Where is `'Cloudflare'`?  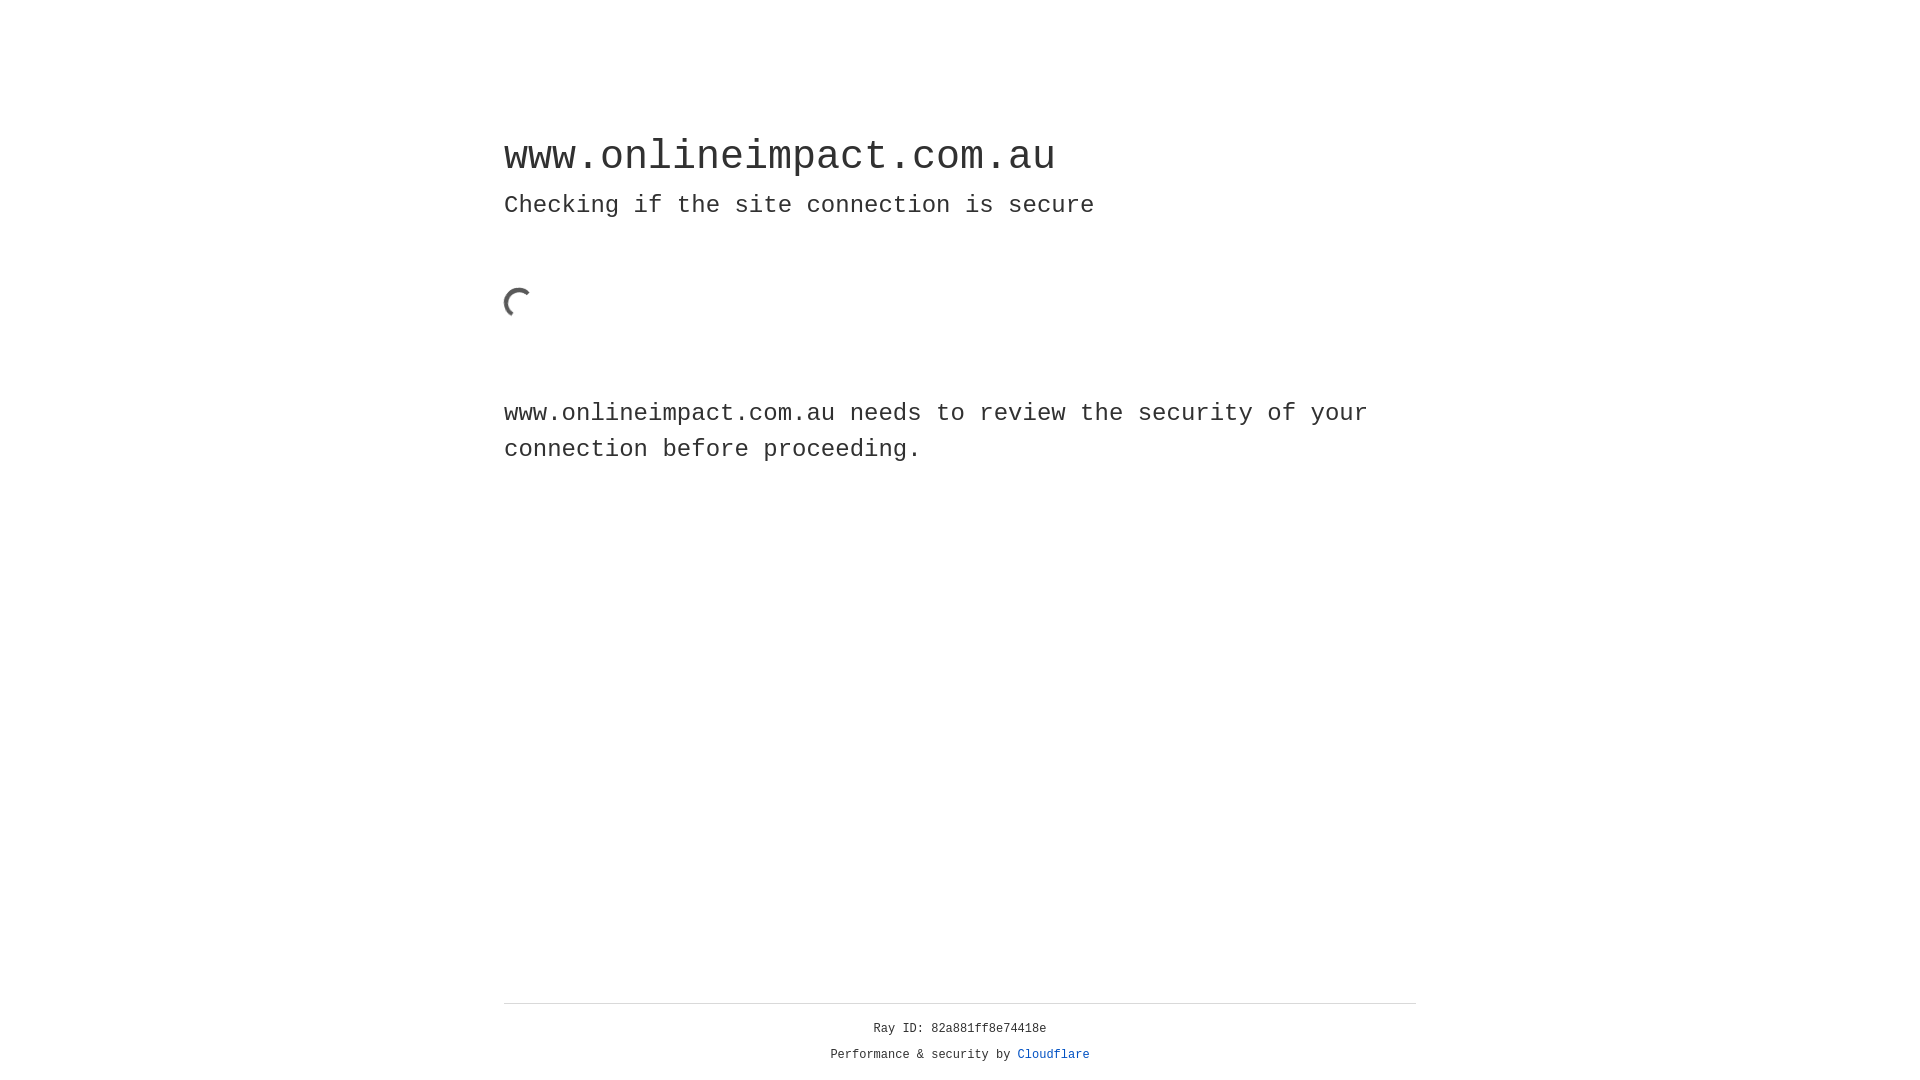
'Cloudflare' is located at coordinates (1053, 1054).